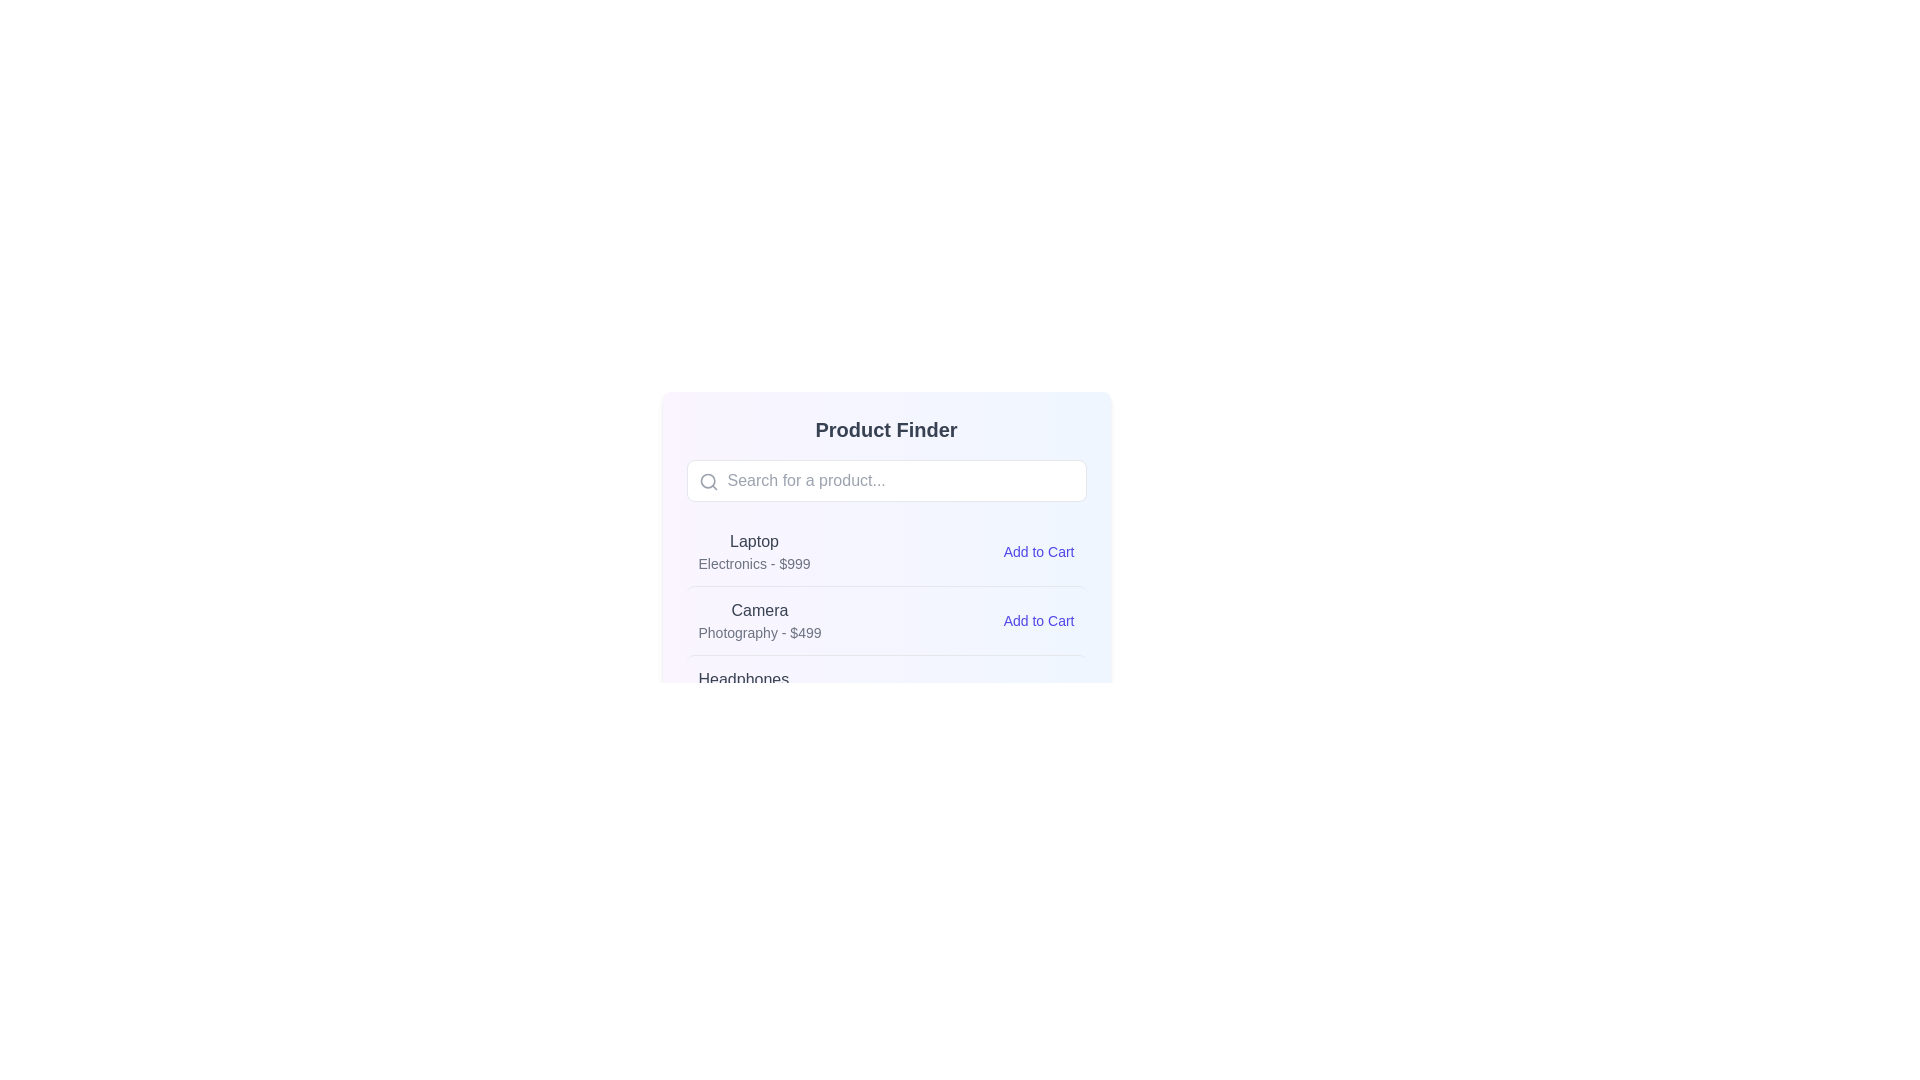 The height and width of the screenshot is (1080, 1920). Describe the element at coordinates (707, 481) in the screenshot. I see `the circular icon within the search icon in the input bar, which is positioned to the left of the text input box labeled 'Search for a product...'` at that location.